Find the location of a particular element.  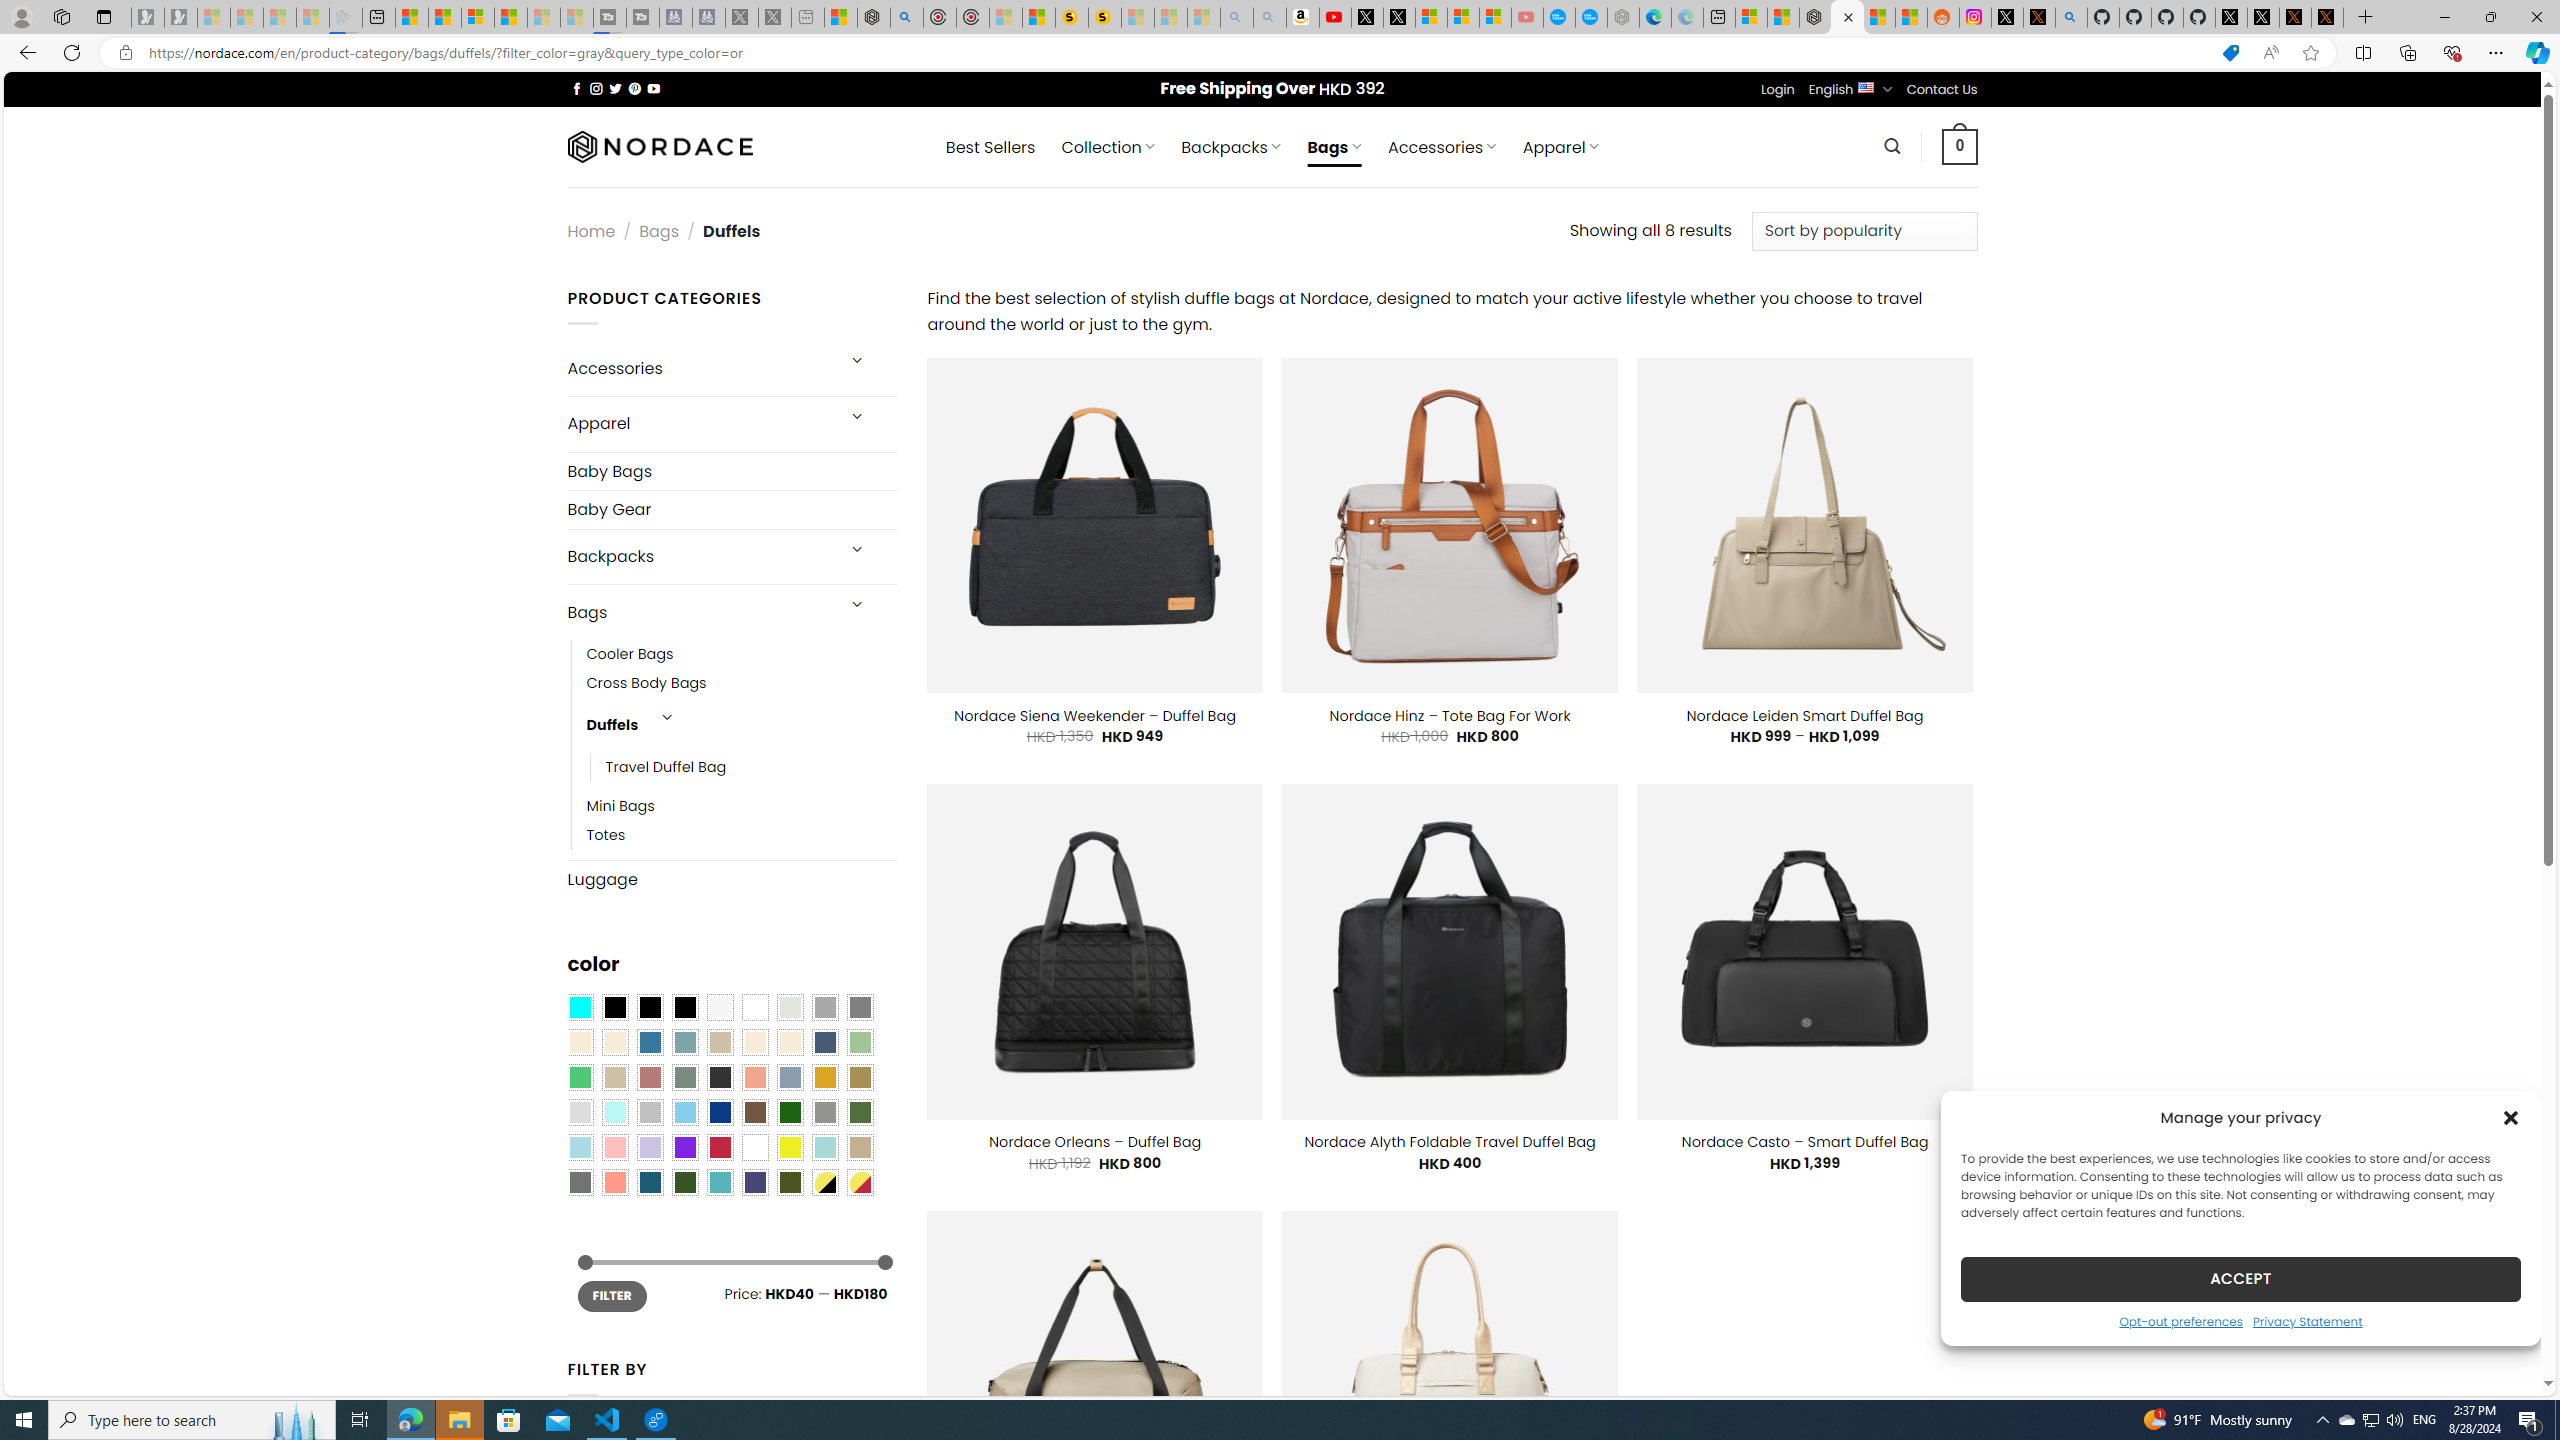

'Baby Gear' is located at coordinates (731, 509).